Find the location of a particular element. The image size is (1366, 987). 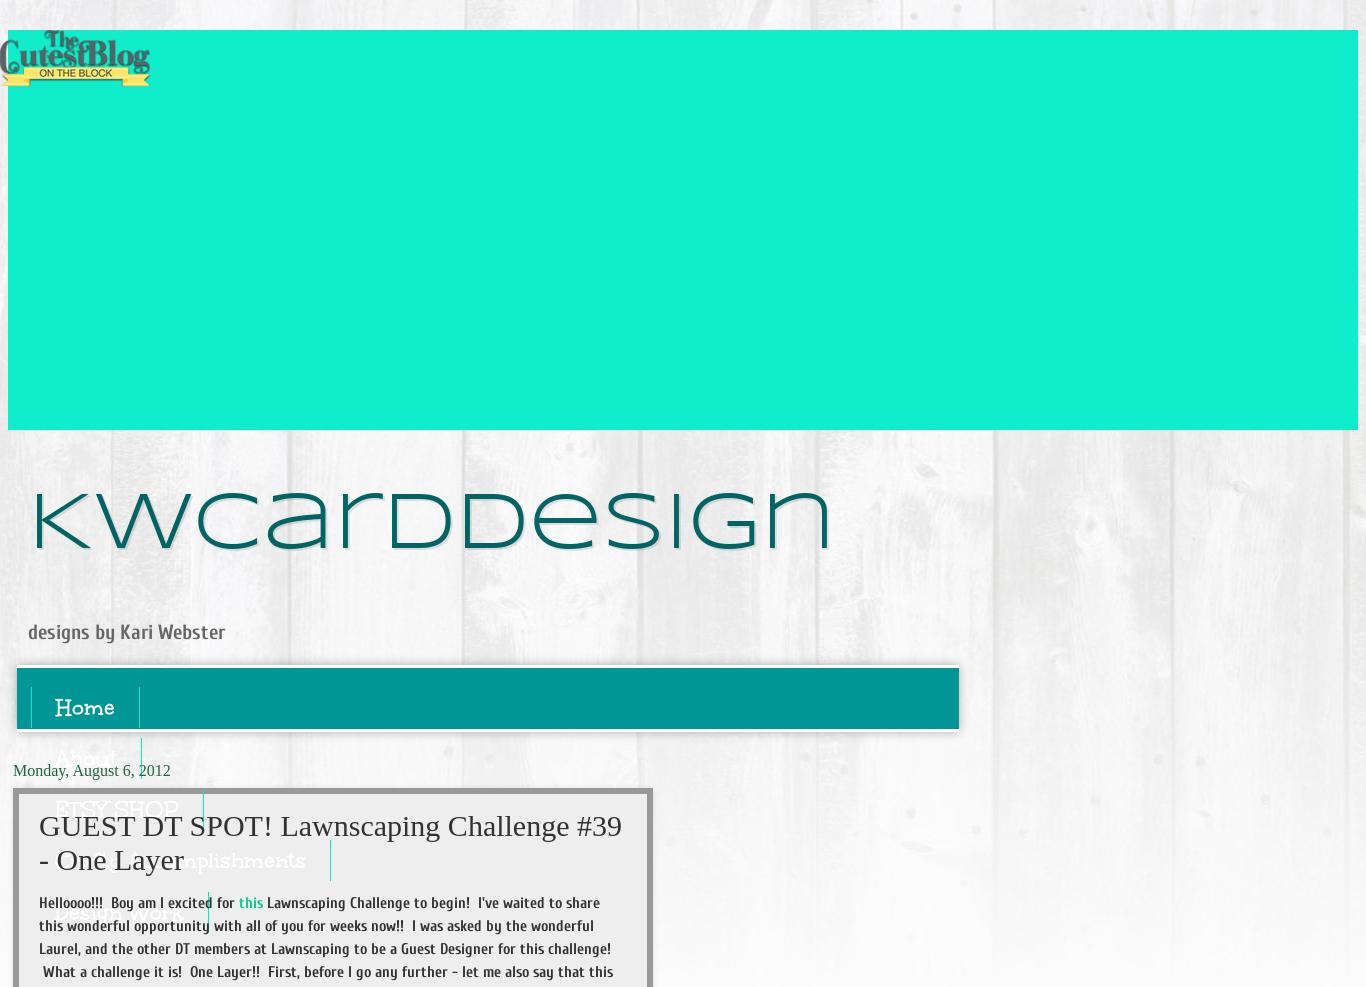

'Monday, August 6, 2012' is located at coordinates (91, 769).